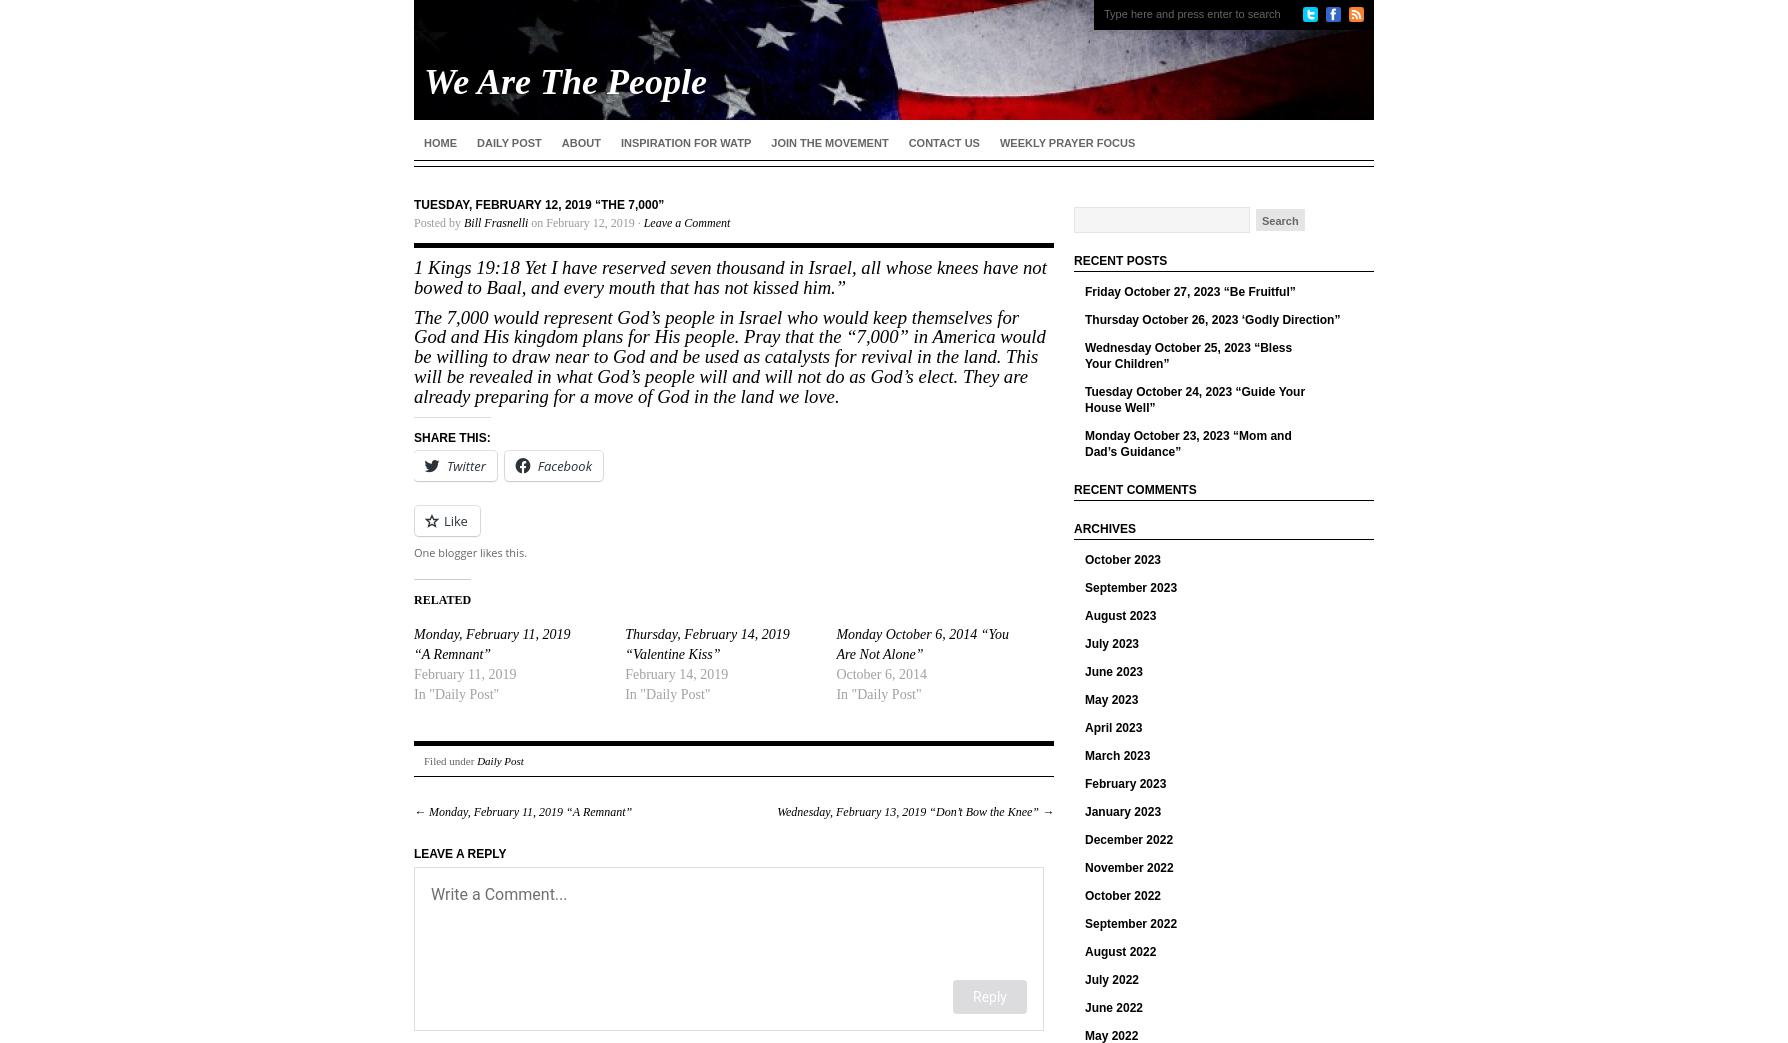 Image resolution: width=1788 pixels, height=1043 pixels. Describe the element at coordinates (1193, 399) in the screenshot. I see `'Tuesday October 24, 2023 “Guide Your House Well”'` at that location.